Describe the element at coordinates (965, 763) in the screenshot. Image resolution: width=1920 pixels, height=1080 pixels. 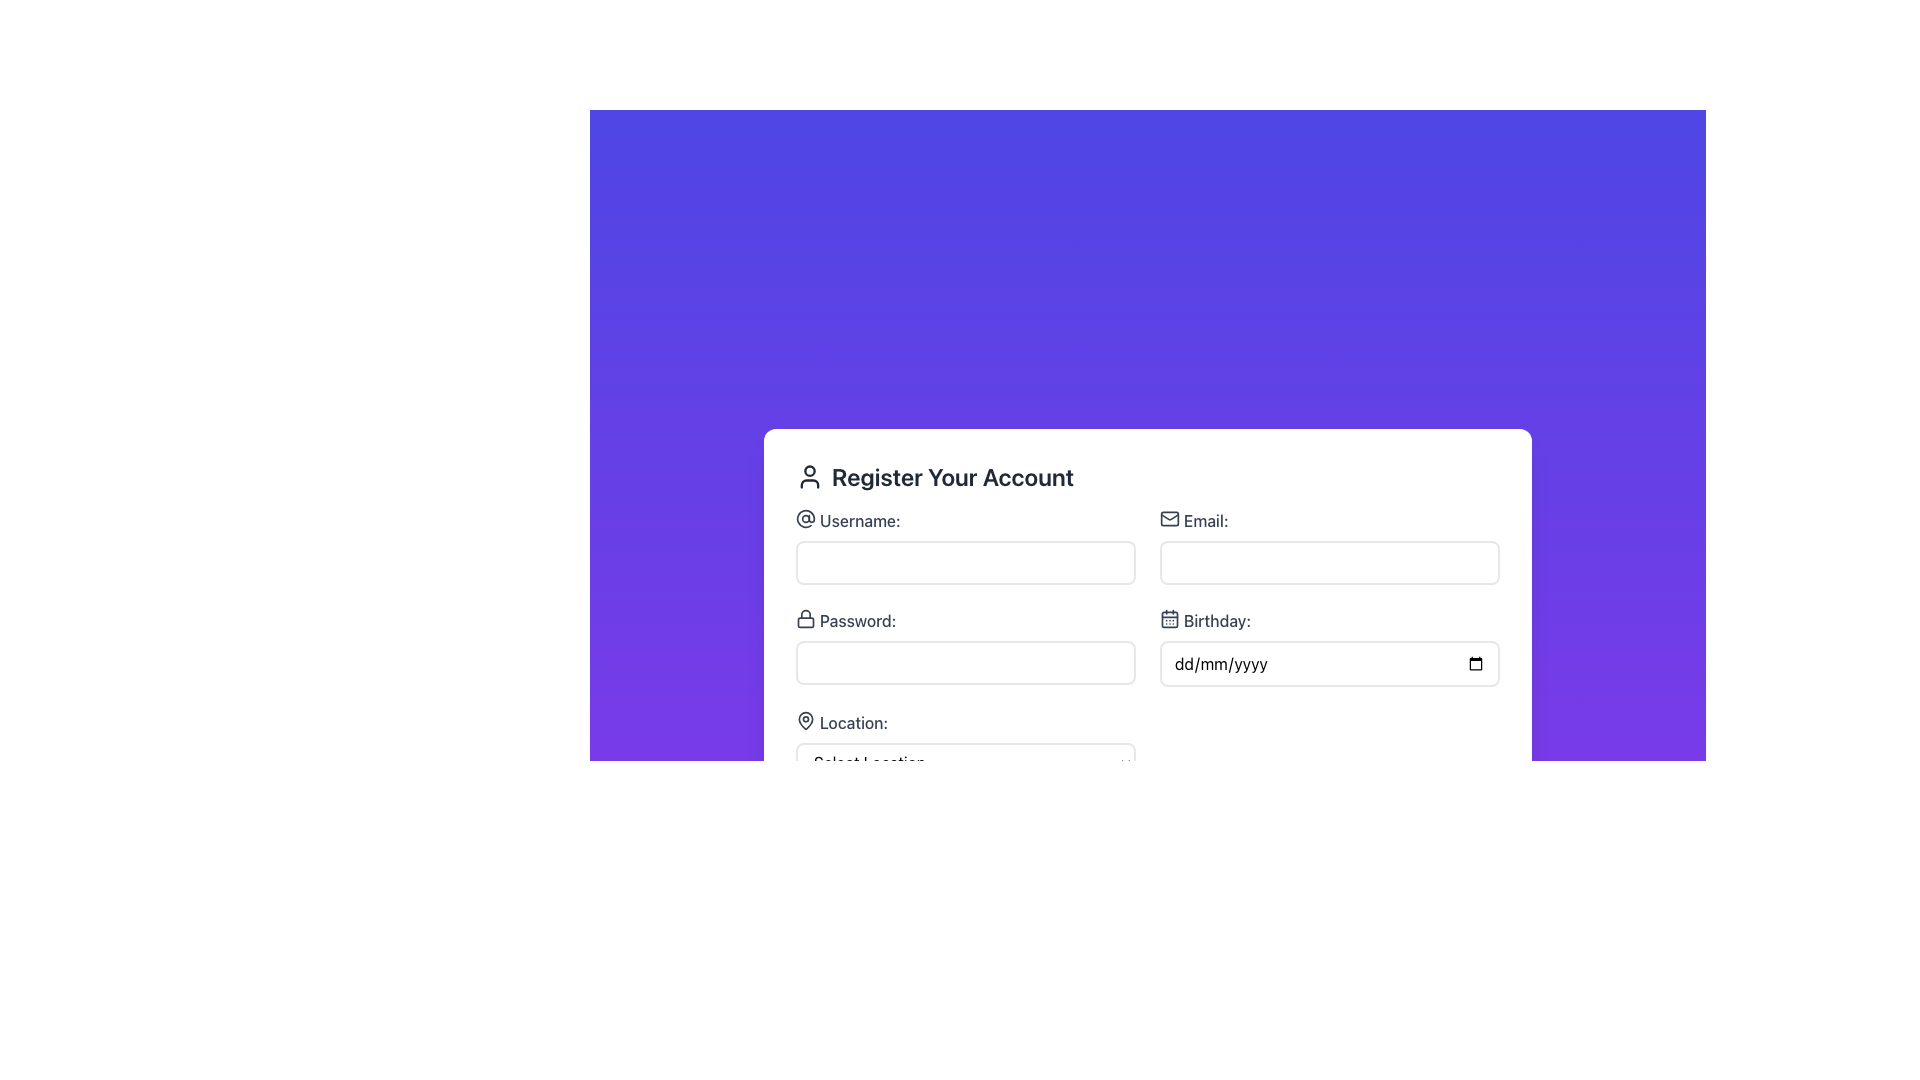
I see `the Dropdown menu in the 'Location:' form field of the user registration form` at that location.